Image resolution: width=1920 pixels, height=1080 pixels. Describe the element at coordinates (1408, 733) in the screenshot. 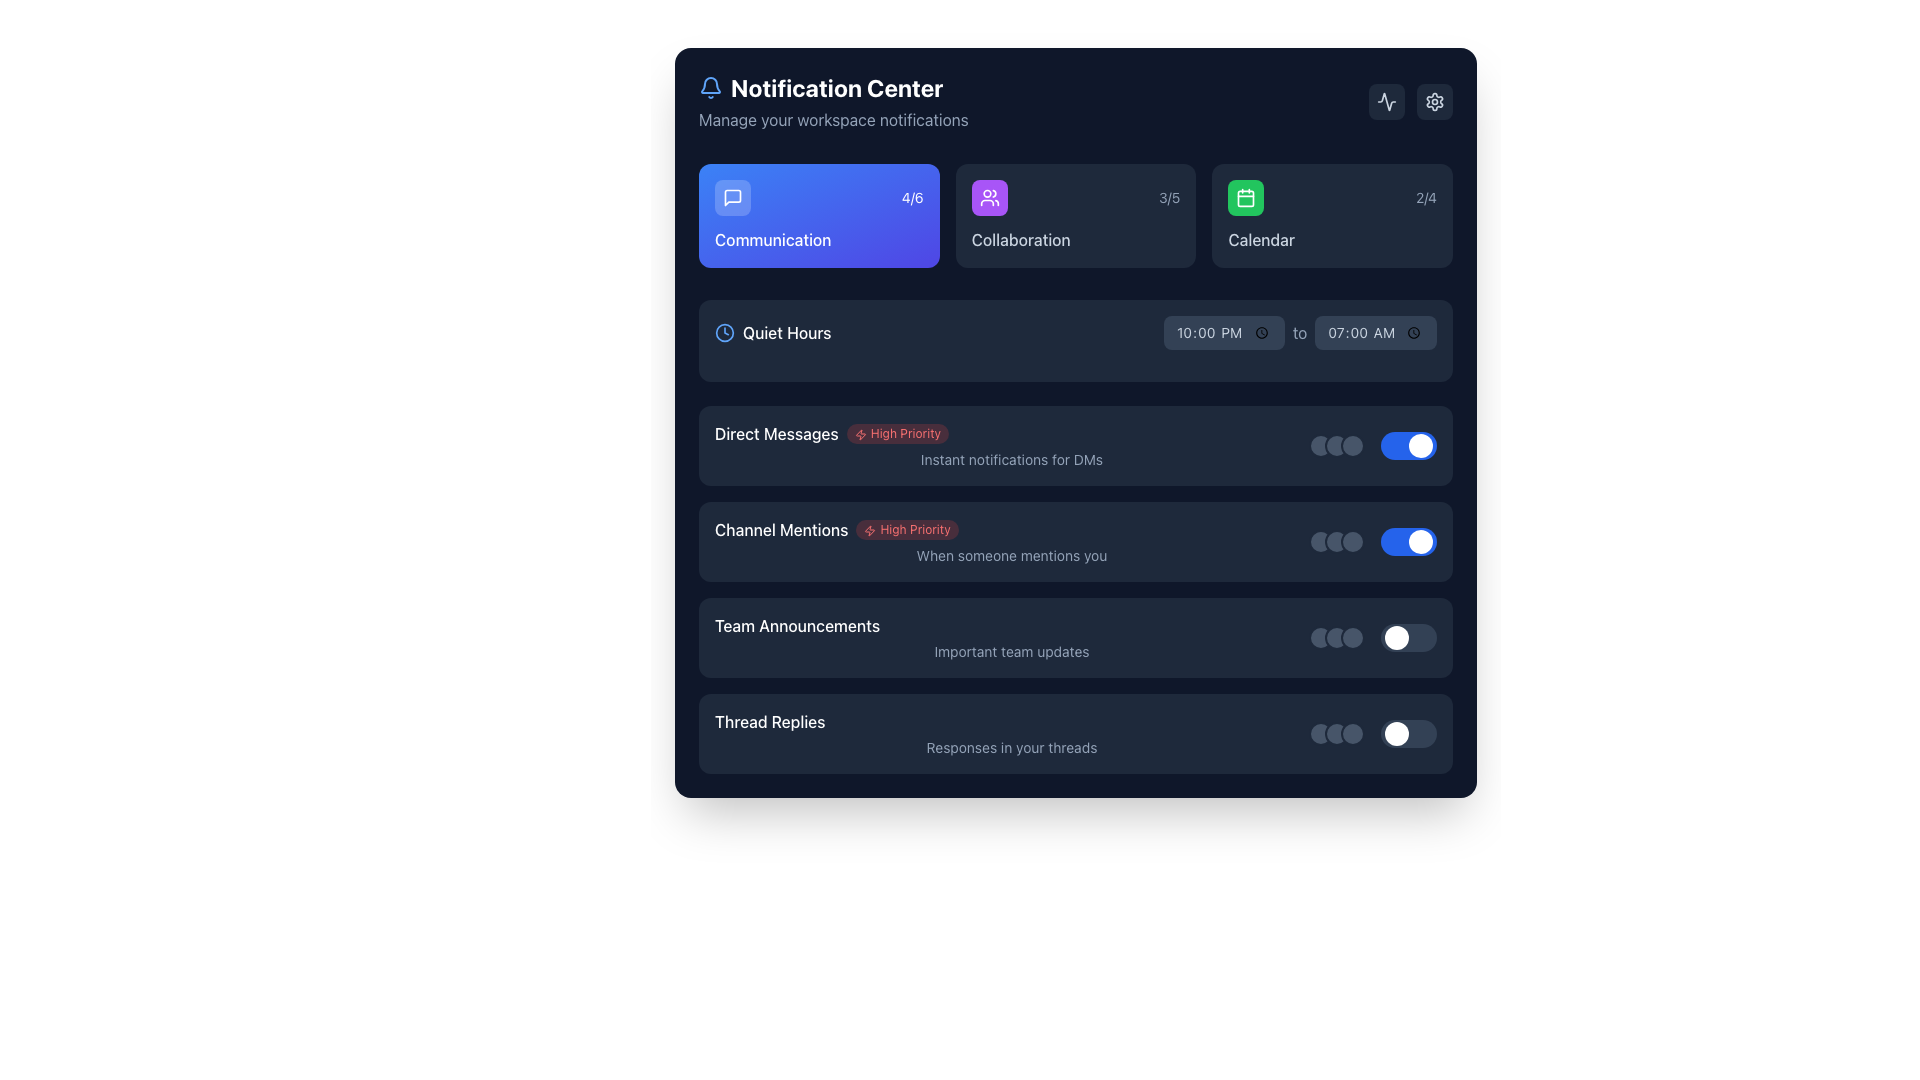

I see `the toggle switch with a dark background and a white circular knob on the far right of the 'Thread Replies' row in the Notification Center interface` at that location.